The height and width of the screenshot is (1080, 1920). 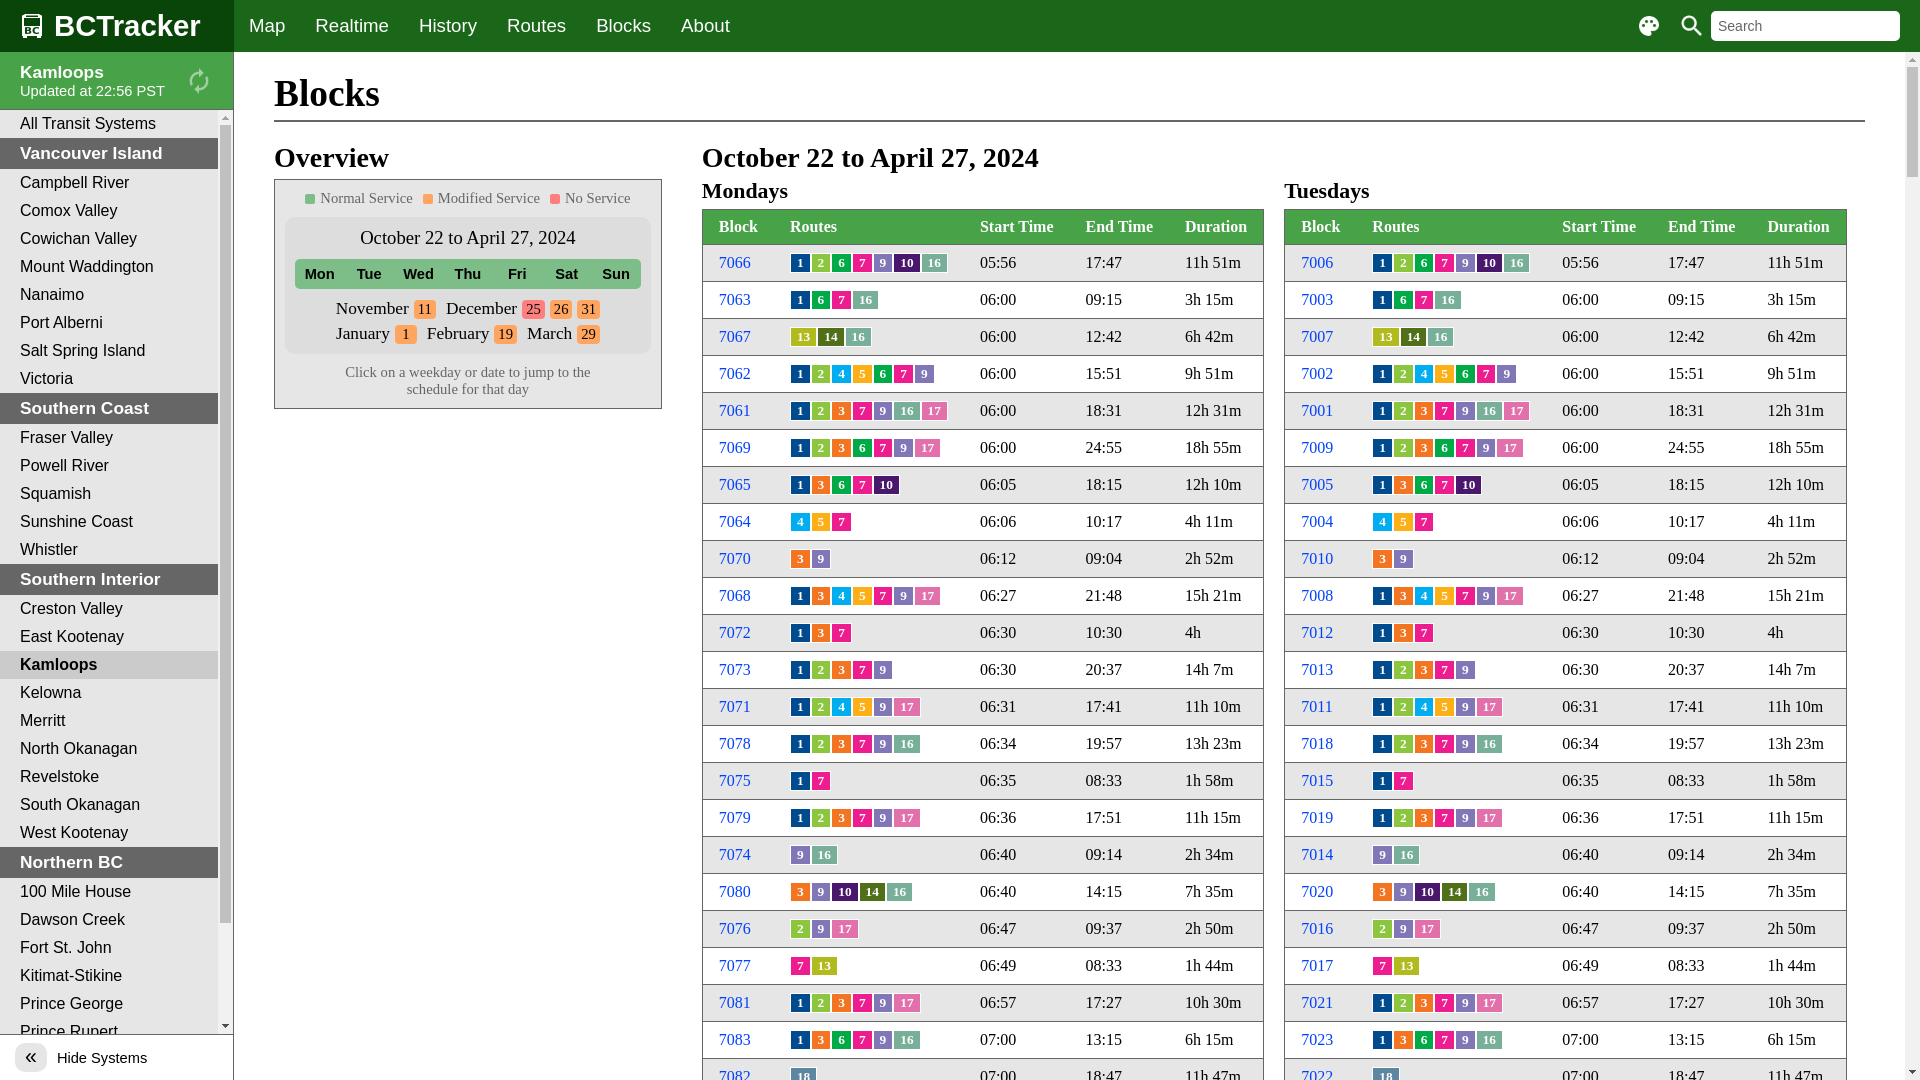 I want to click on '2', so click(x=811, y=261).